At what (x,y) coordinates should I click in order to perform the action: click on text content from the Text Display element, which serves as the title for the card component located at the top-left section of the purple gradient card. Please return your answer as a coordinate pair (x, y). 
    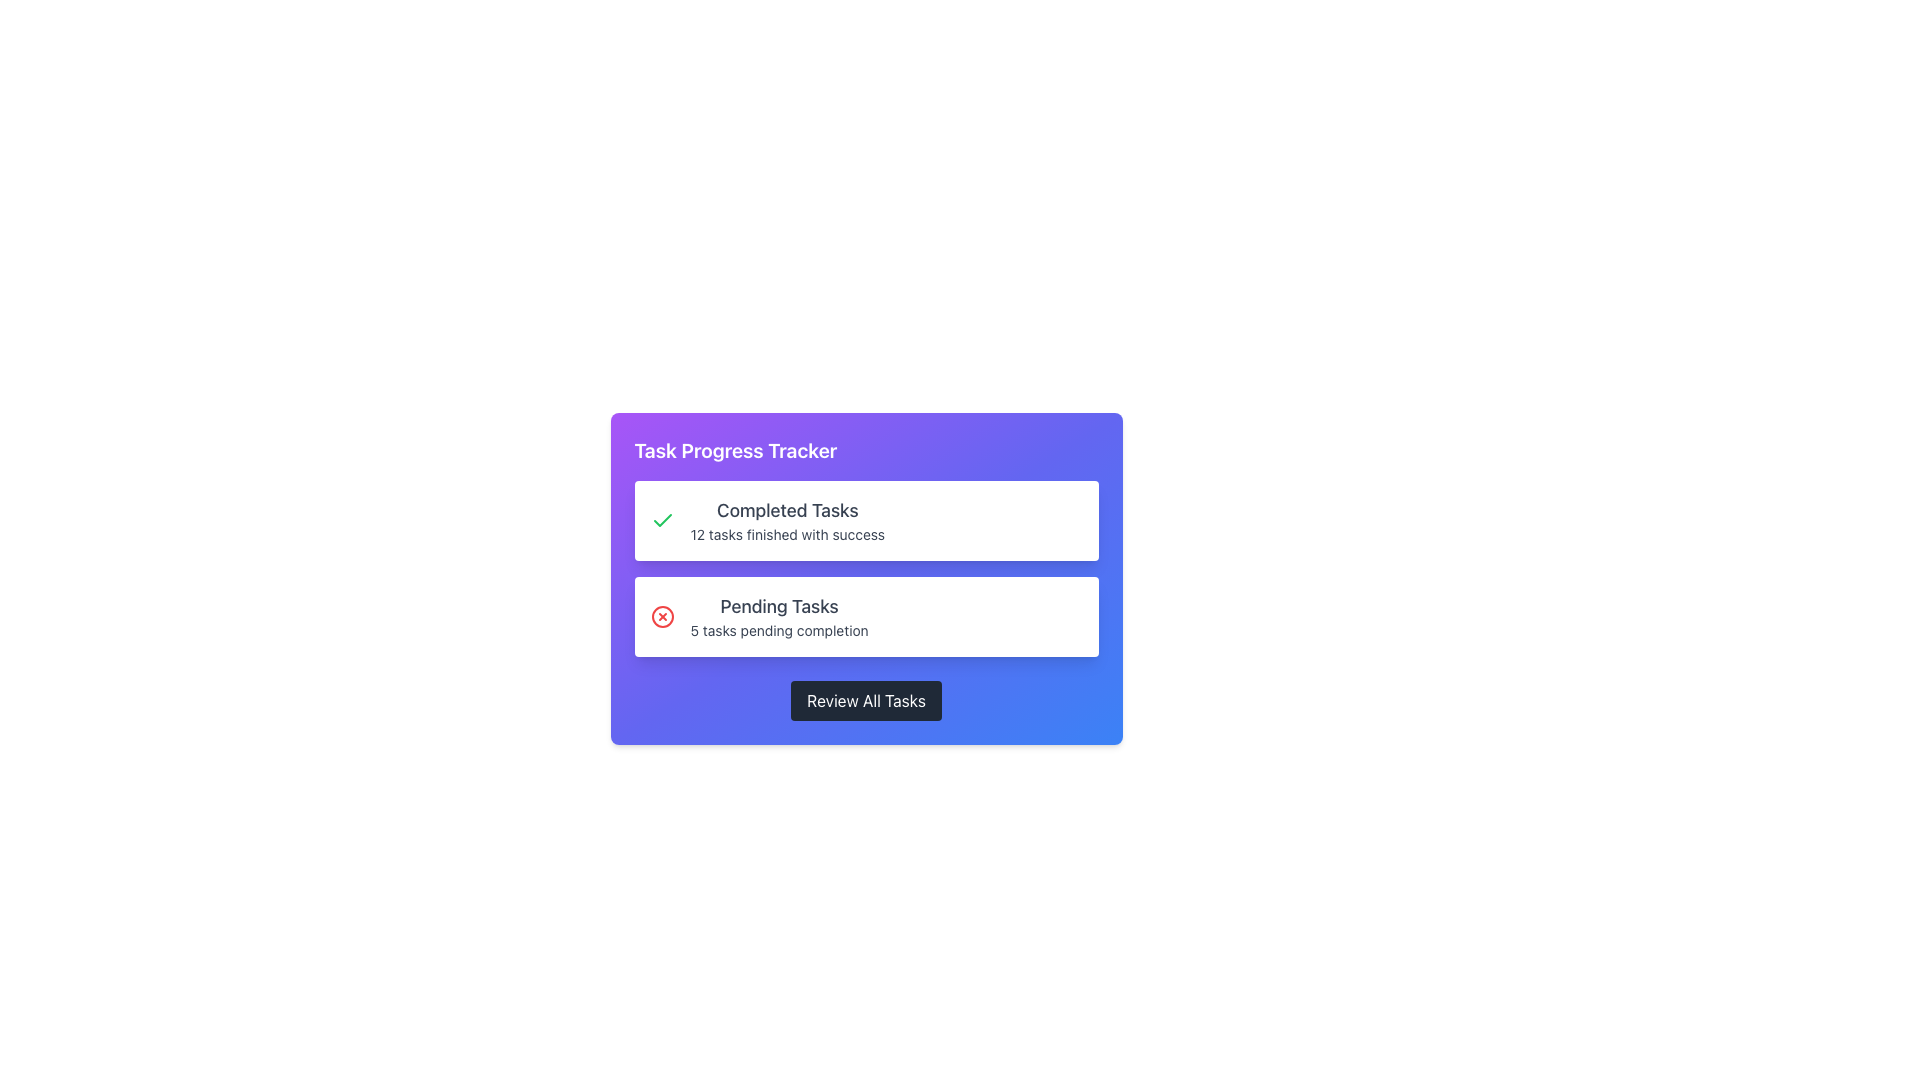
    Looking at the image, I should click on (734, 451).